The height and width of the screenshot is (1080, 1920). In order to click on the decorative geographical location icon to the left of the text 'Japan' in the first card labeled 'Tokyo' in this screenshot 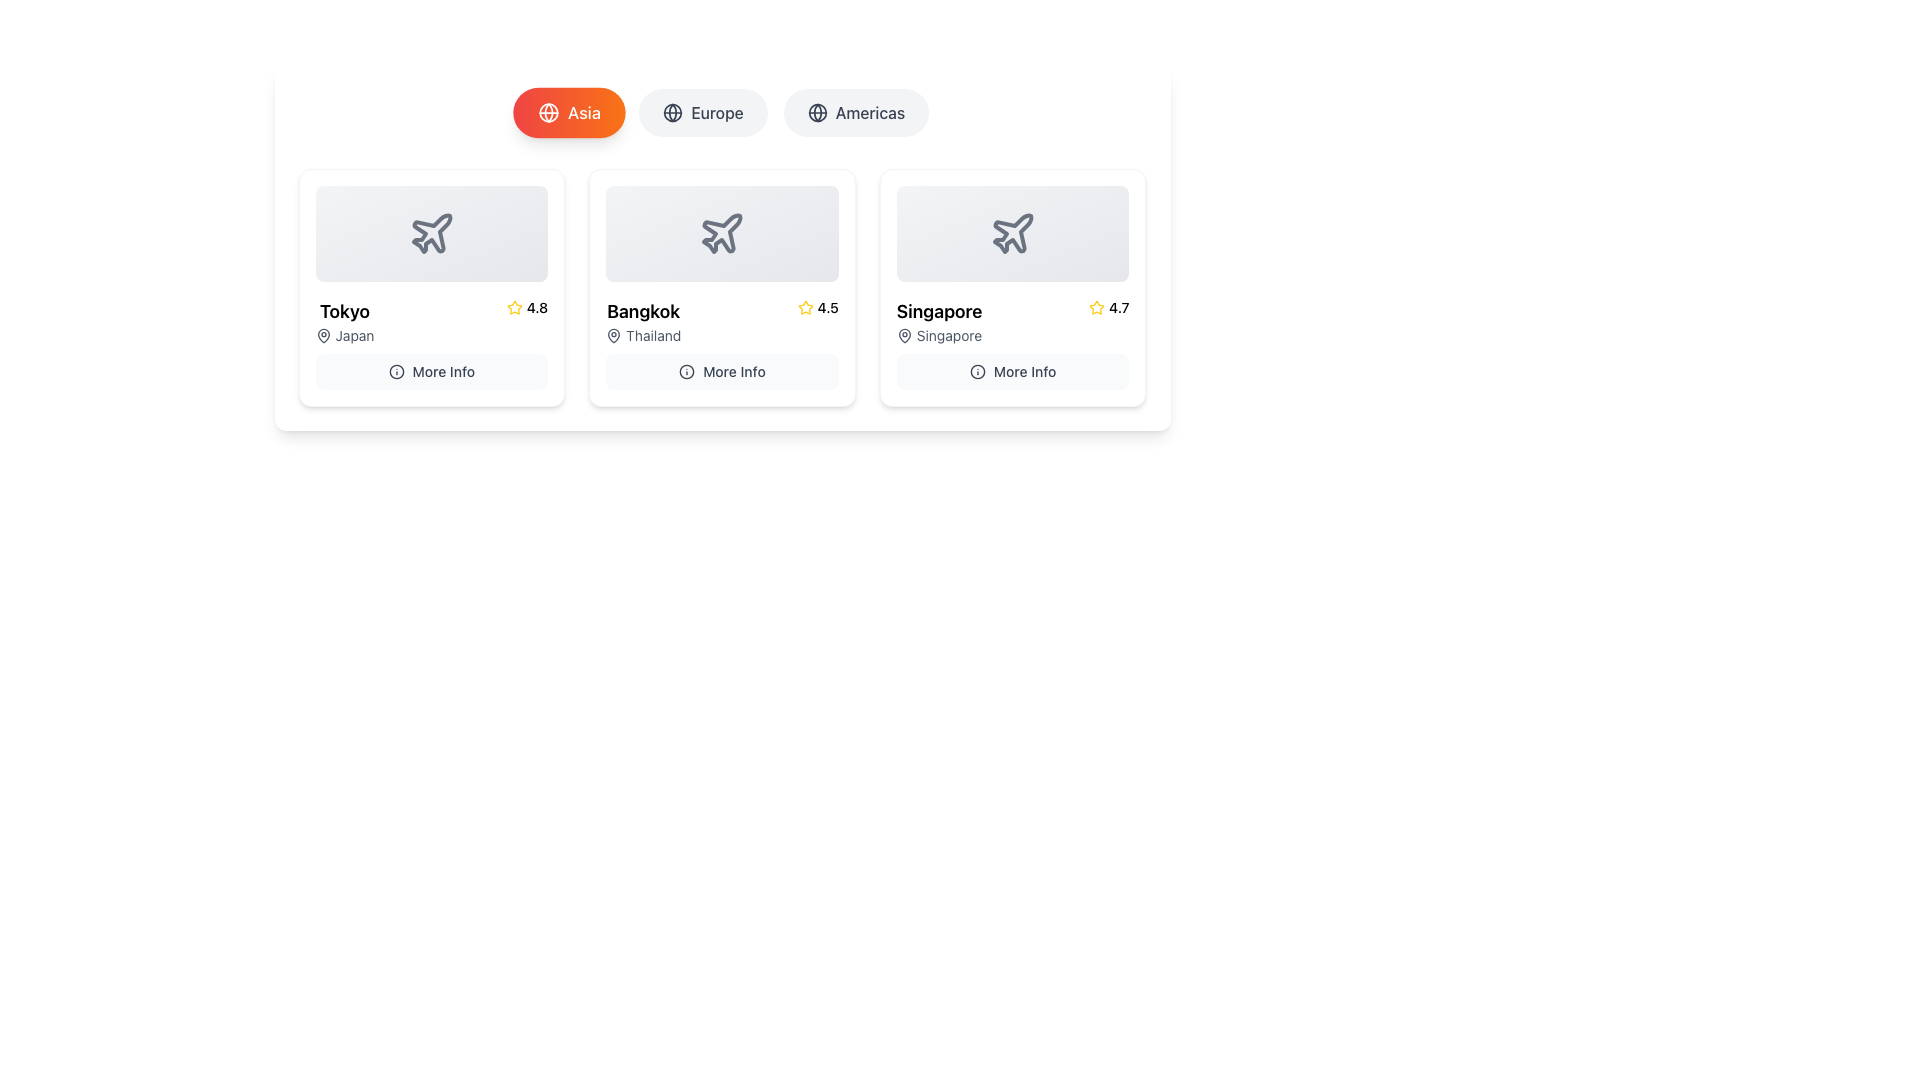, I will do `click(323, 334)`.